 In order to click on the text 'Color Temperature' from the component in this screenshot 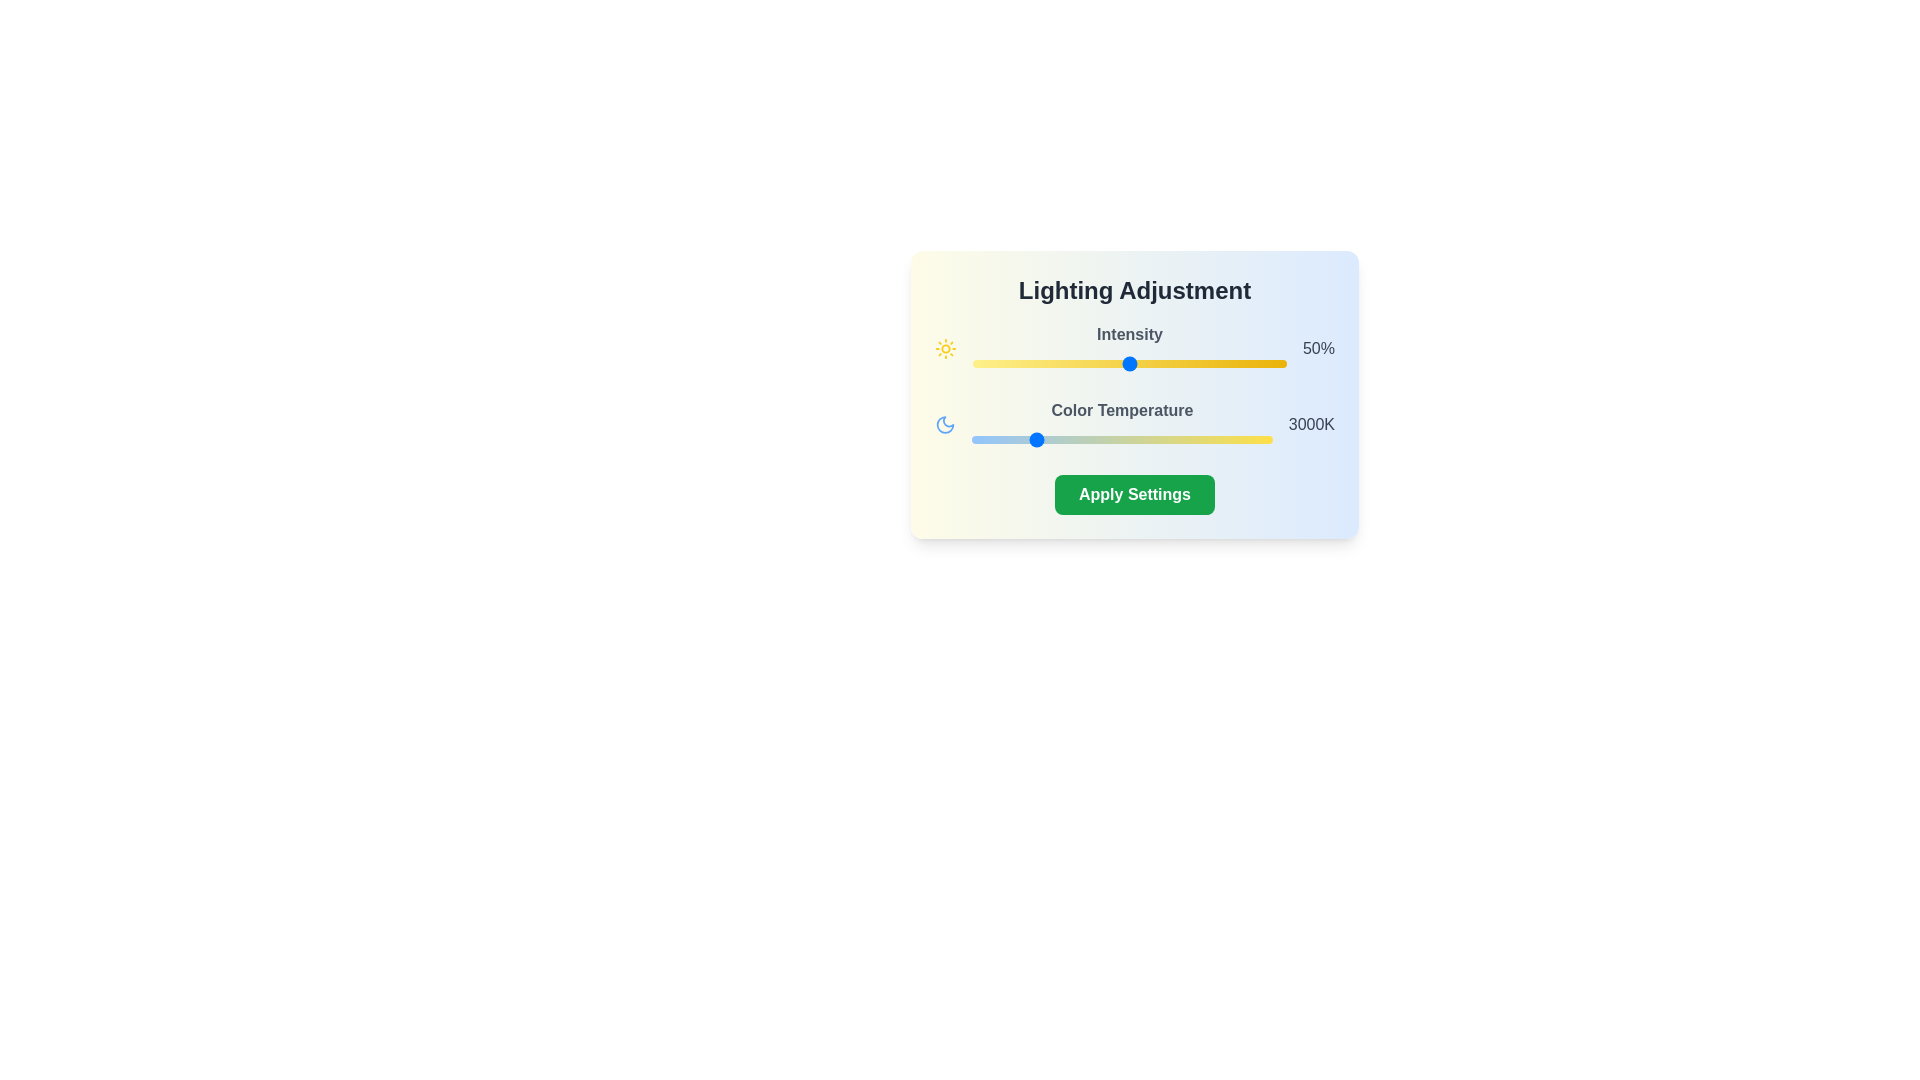, I will do `click(1122, 410)`.